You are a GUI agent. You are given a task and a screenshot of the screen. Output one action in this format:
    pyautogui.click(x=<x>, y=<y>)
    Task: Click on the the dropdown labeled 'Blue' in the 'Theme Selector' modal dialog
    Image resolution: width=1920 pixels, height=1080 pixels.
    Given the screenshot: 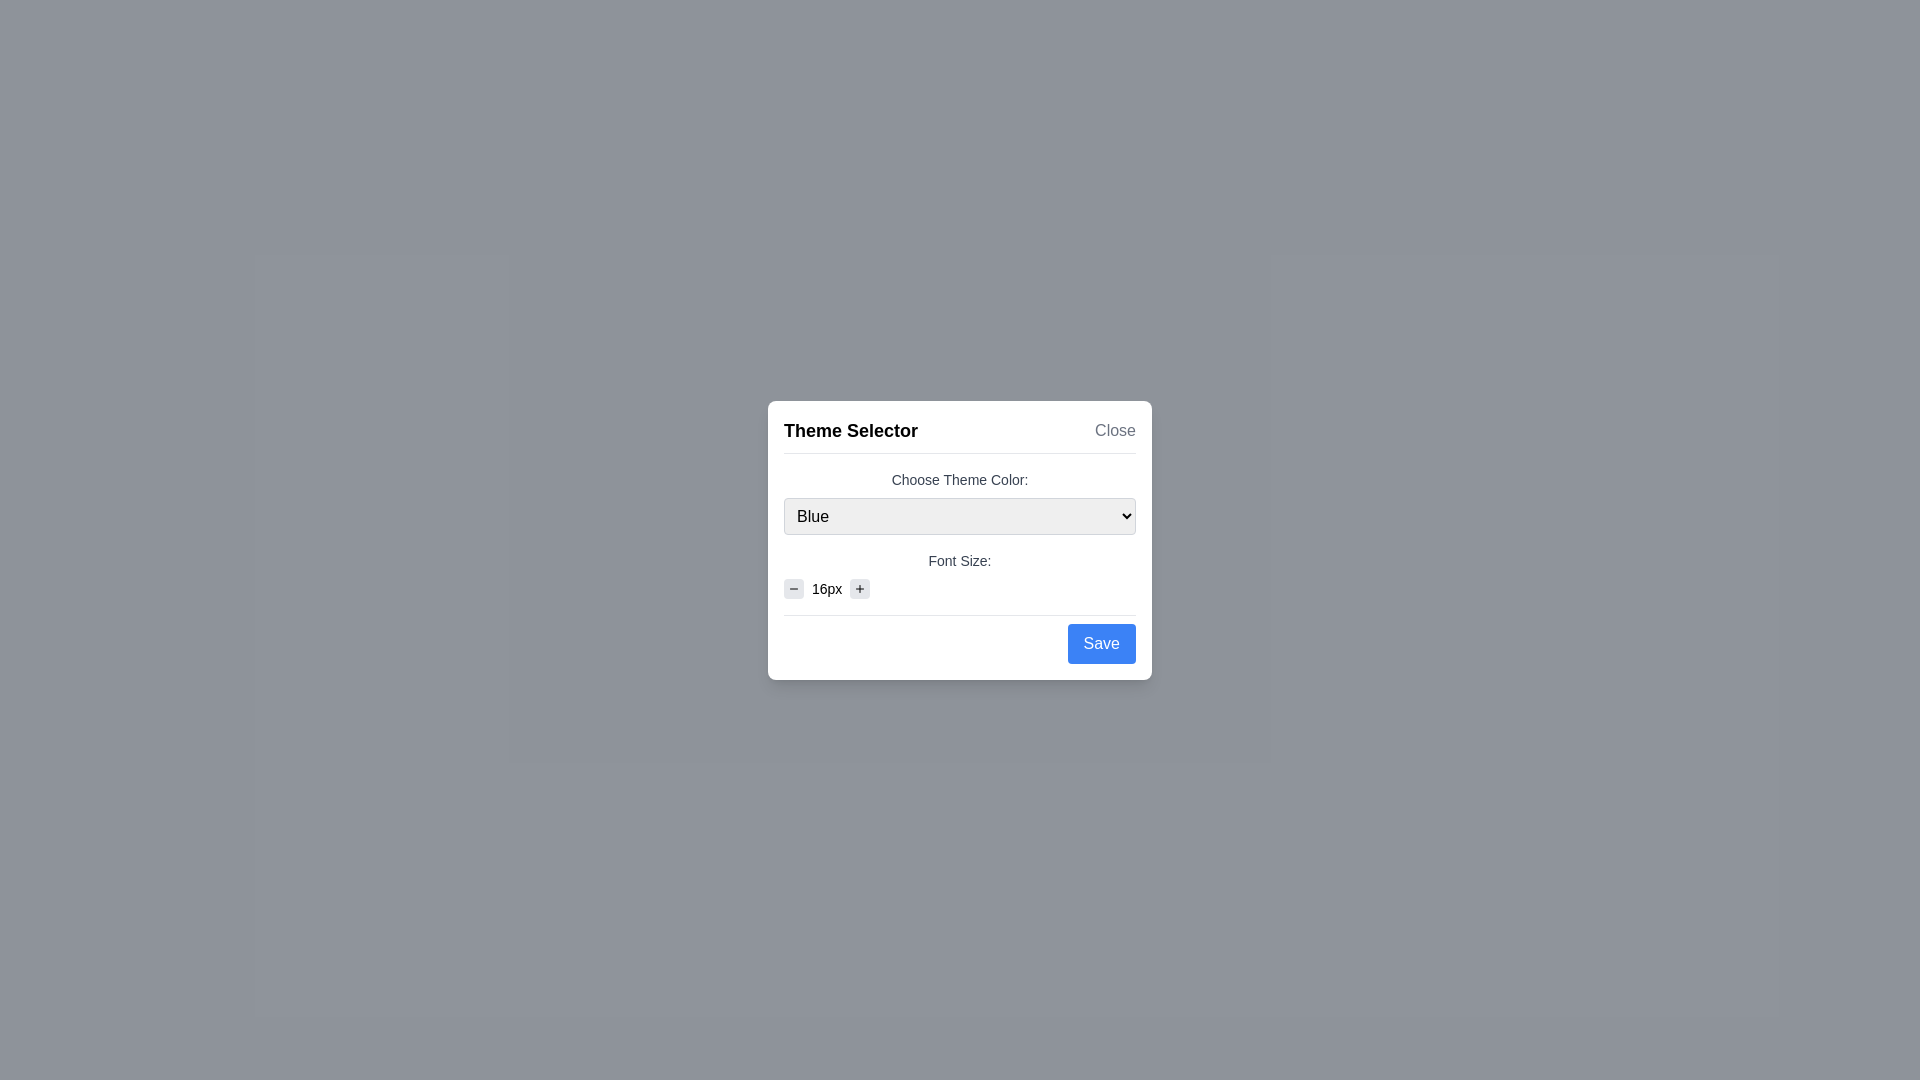 What is the action you would take?
    pyautogui.click(x=960, y=532)
    